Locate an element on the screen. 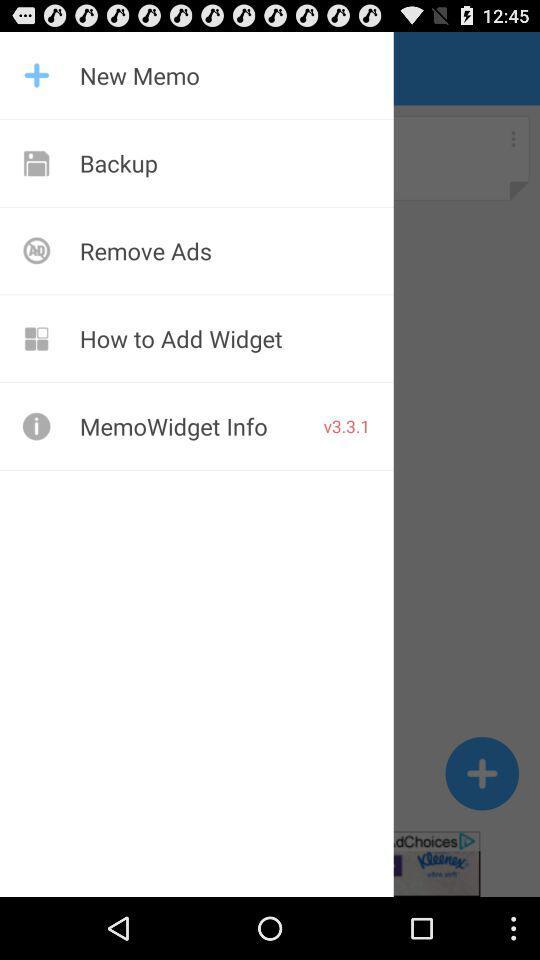  the add icon is located at coordinates (481, 828).